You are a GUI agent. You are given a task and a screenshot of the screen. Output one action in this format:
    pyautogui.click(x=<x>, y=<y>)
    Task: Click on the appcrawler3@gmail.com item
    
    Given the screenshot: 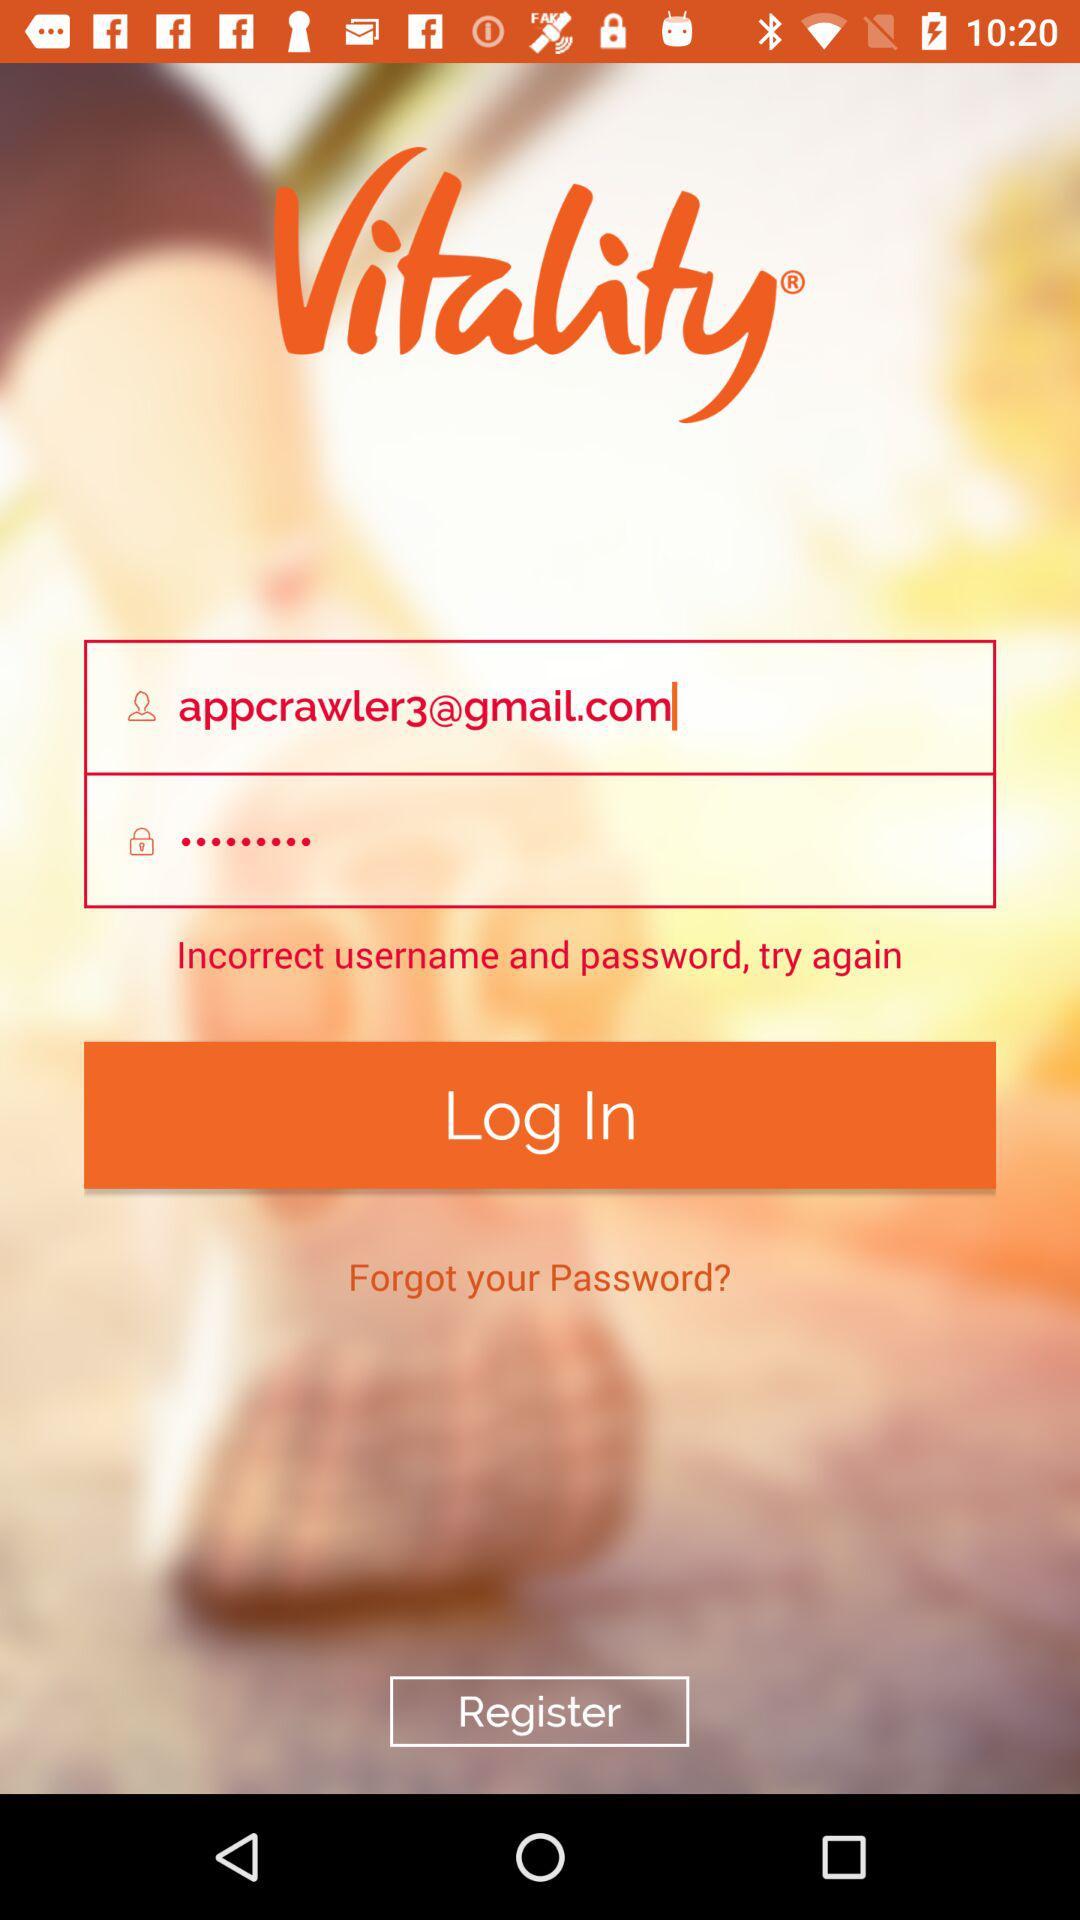 What is the action you would take?
    pyautogui.click(x=540, y=706)
    